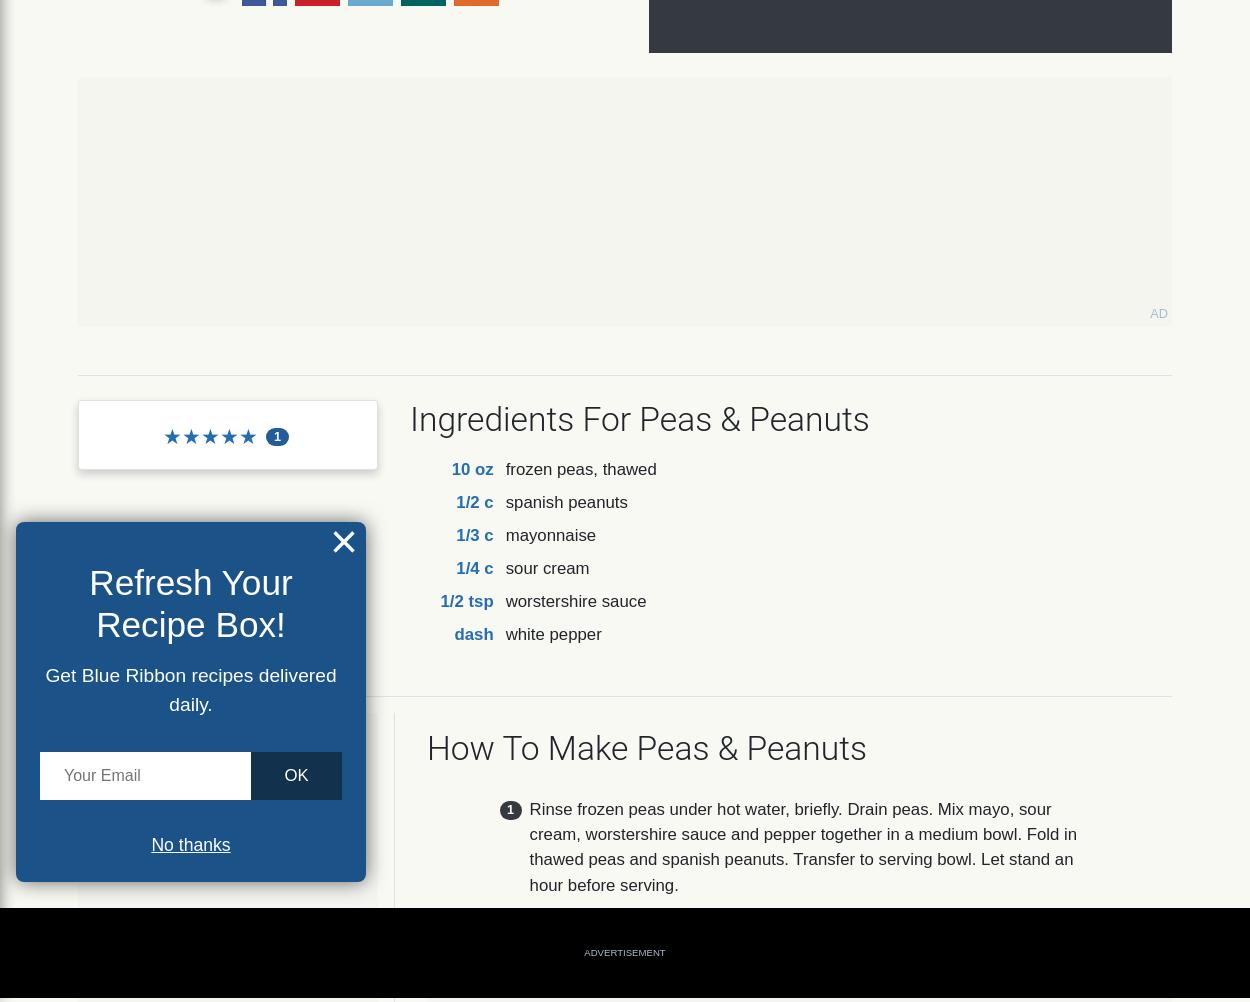 Image resolution: width=1250 pixels, height=1002 pixels. I want to click on 'Refresh Your Recipe Box!', so click(189, 601).